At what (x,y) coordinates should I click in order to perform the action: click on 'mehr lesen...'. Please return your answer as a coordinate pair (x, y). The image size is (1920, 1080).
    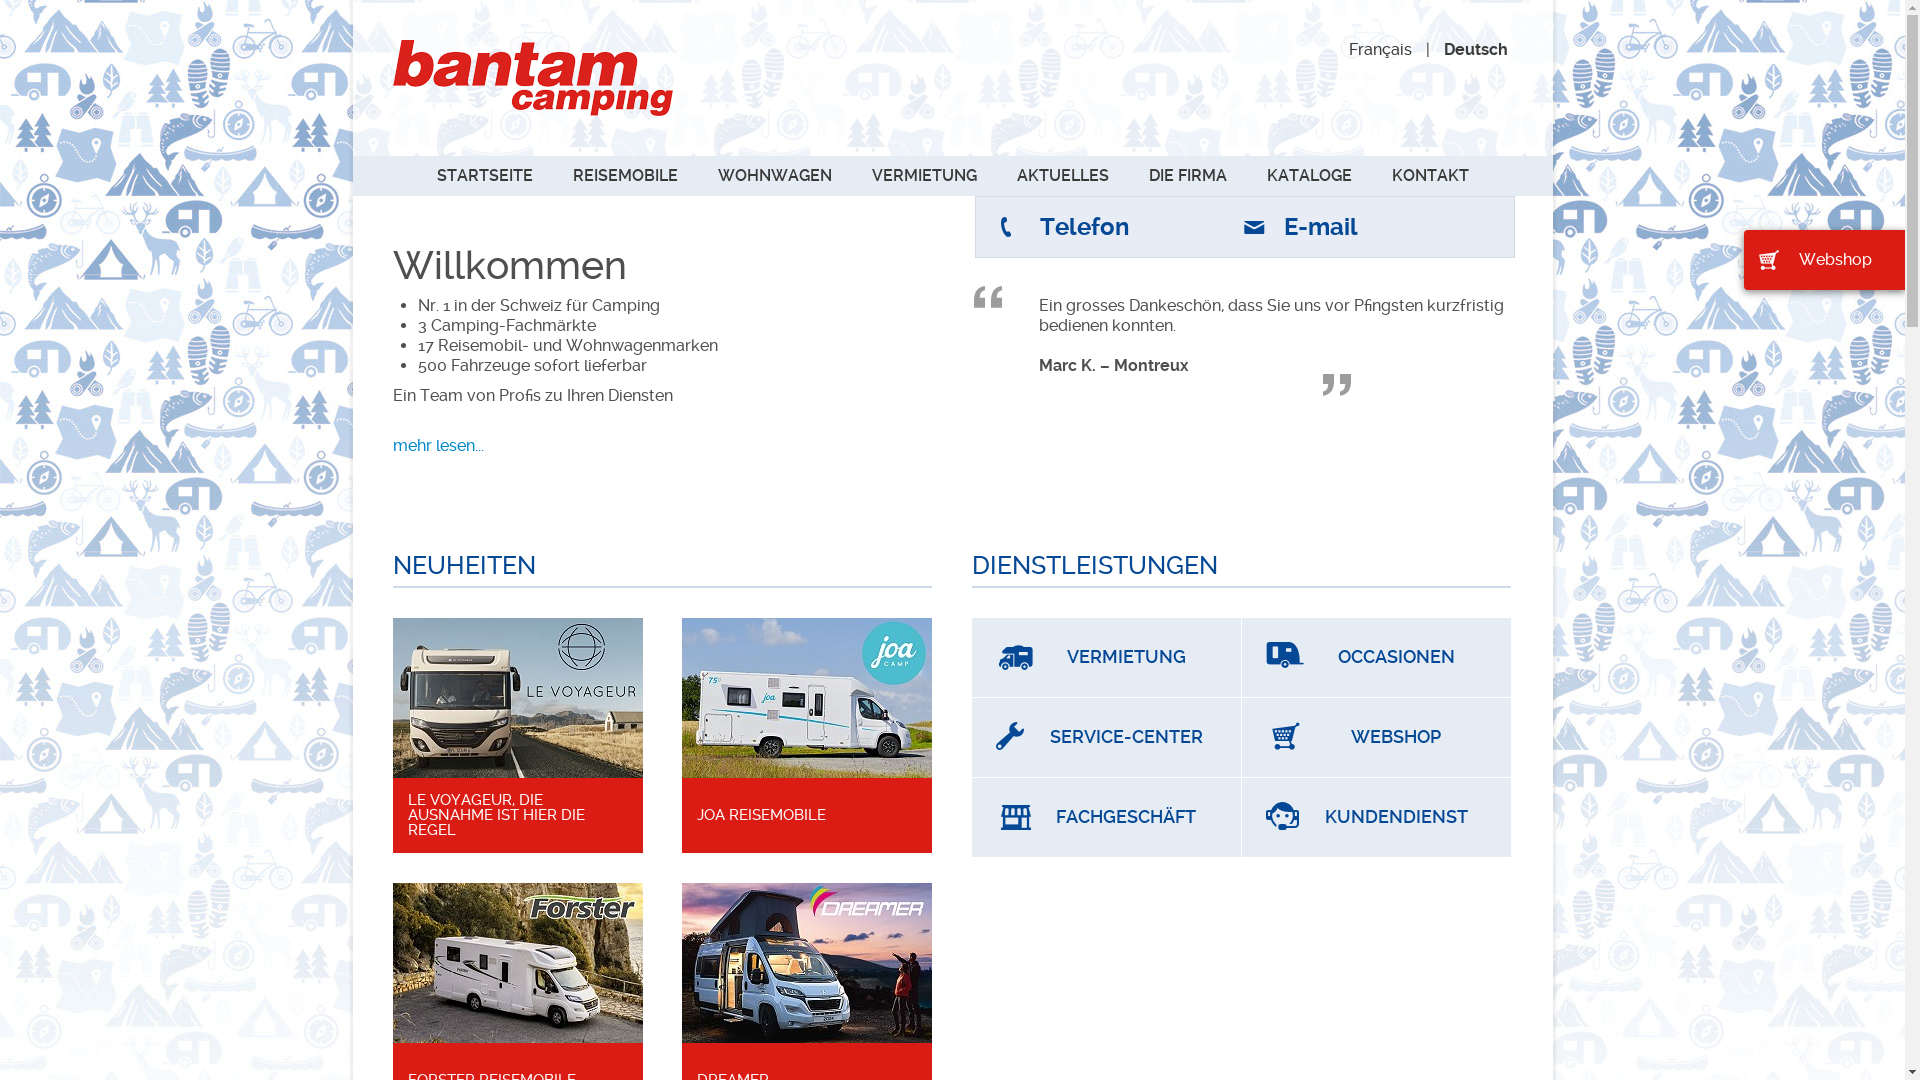
    Looking at the image, I should click on (392, 444).